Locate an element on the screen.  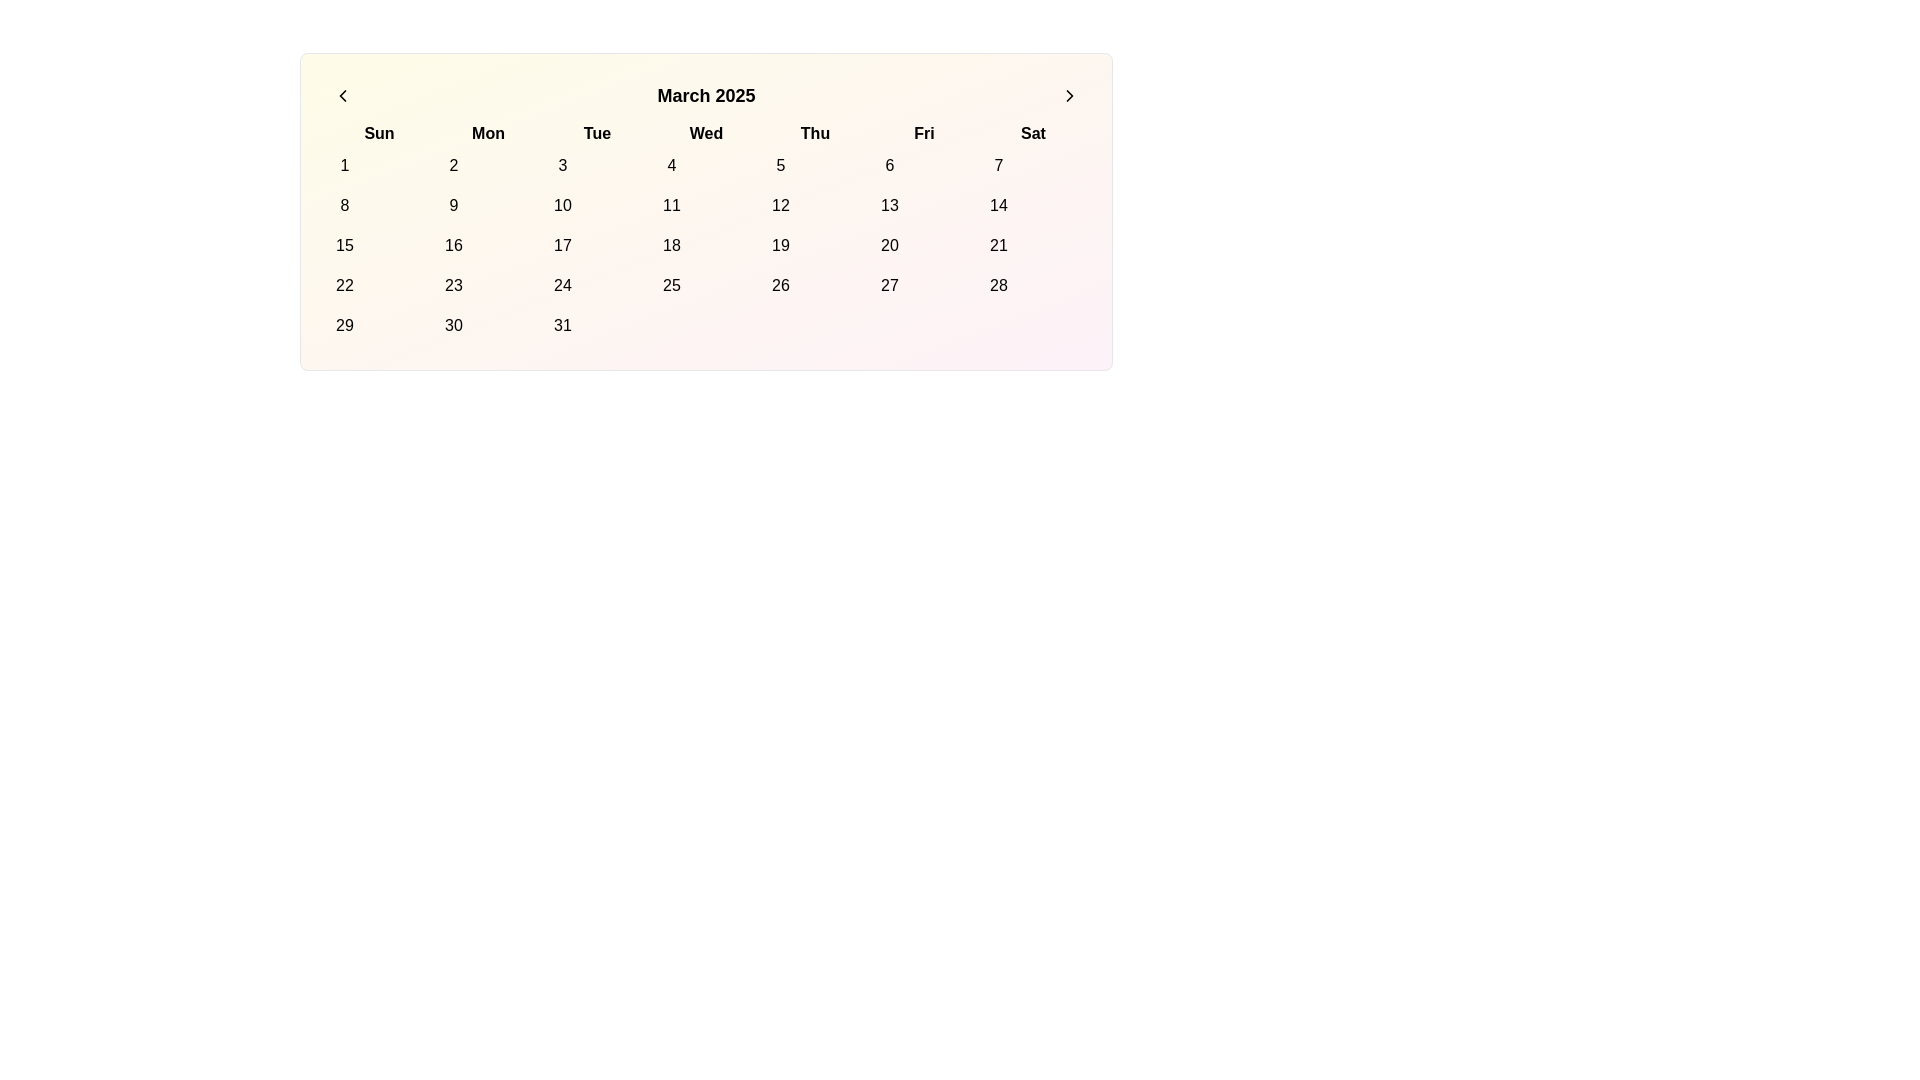
the forward navigation icon located within the circular button at the top-right part of the calendar display is located at coordinates (1069, 96).